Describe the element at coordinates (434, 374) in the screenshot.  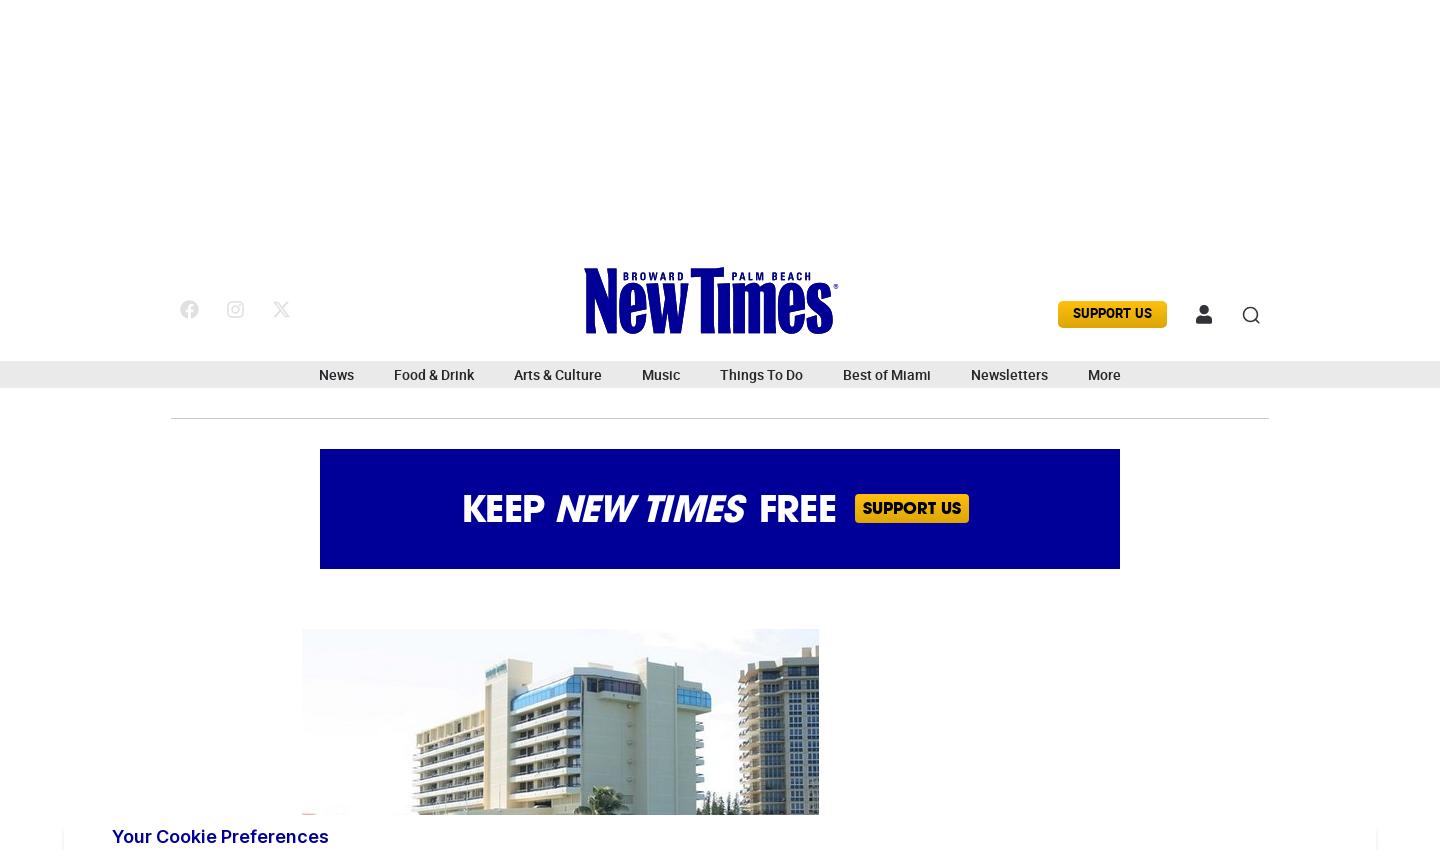
I see `'Food & Drink'` at that location.